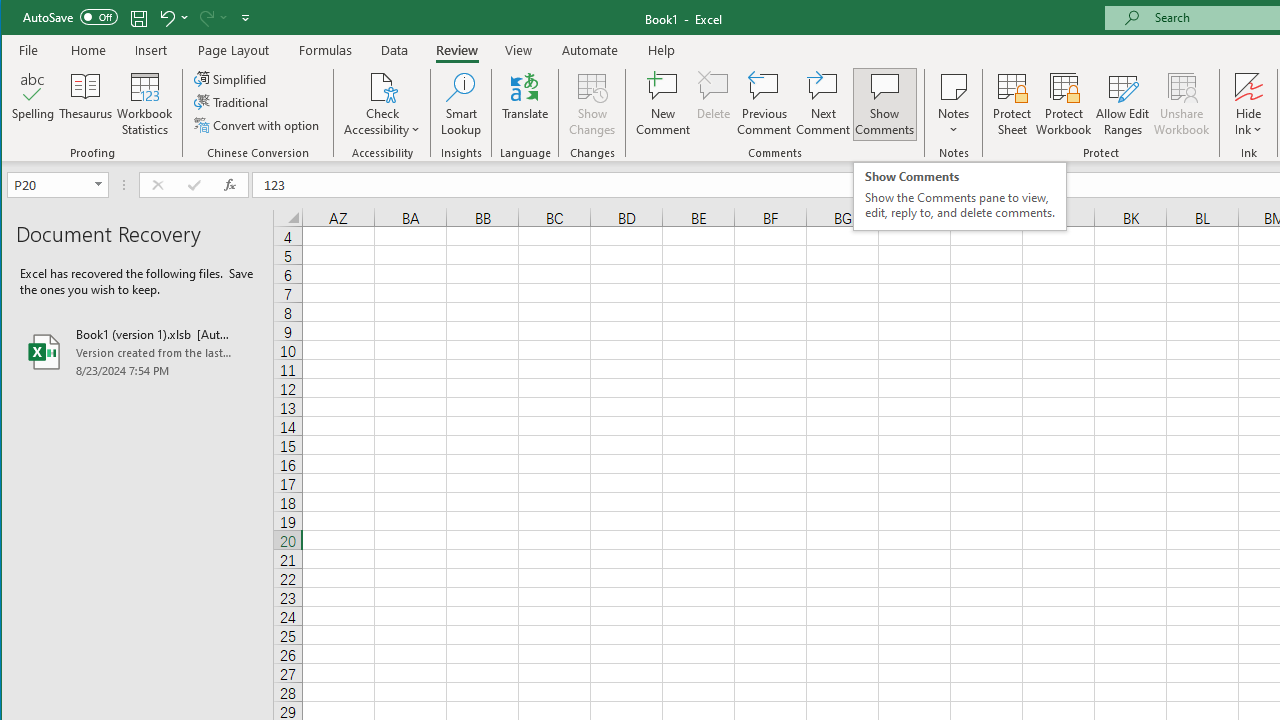 Image resolution: width=1280 pixels, height=720 pixels. Describe the element at coordinates (33, 104) in the screenshot. I see `'Spelling...'` at that location.